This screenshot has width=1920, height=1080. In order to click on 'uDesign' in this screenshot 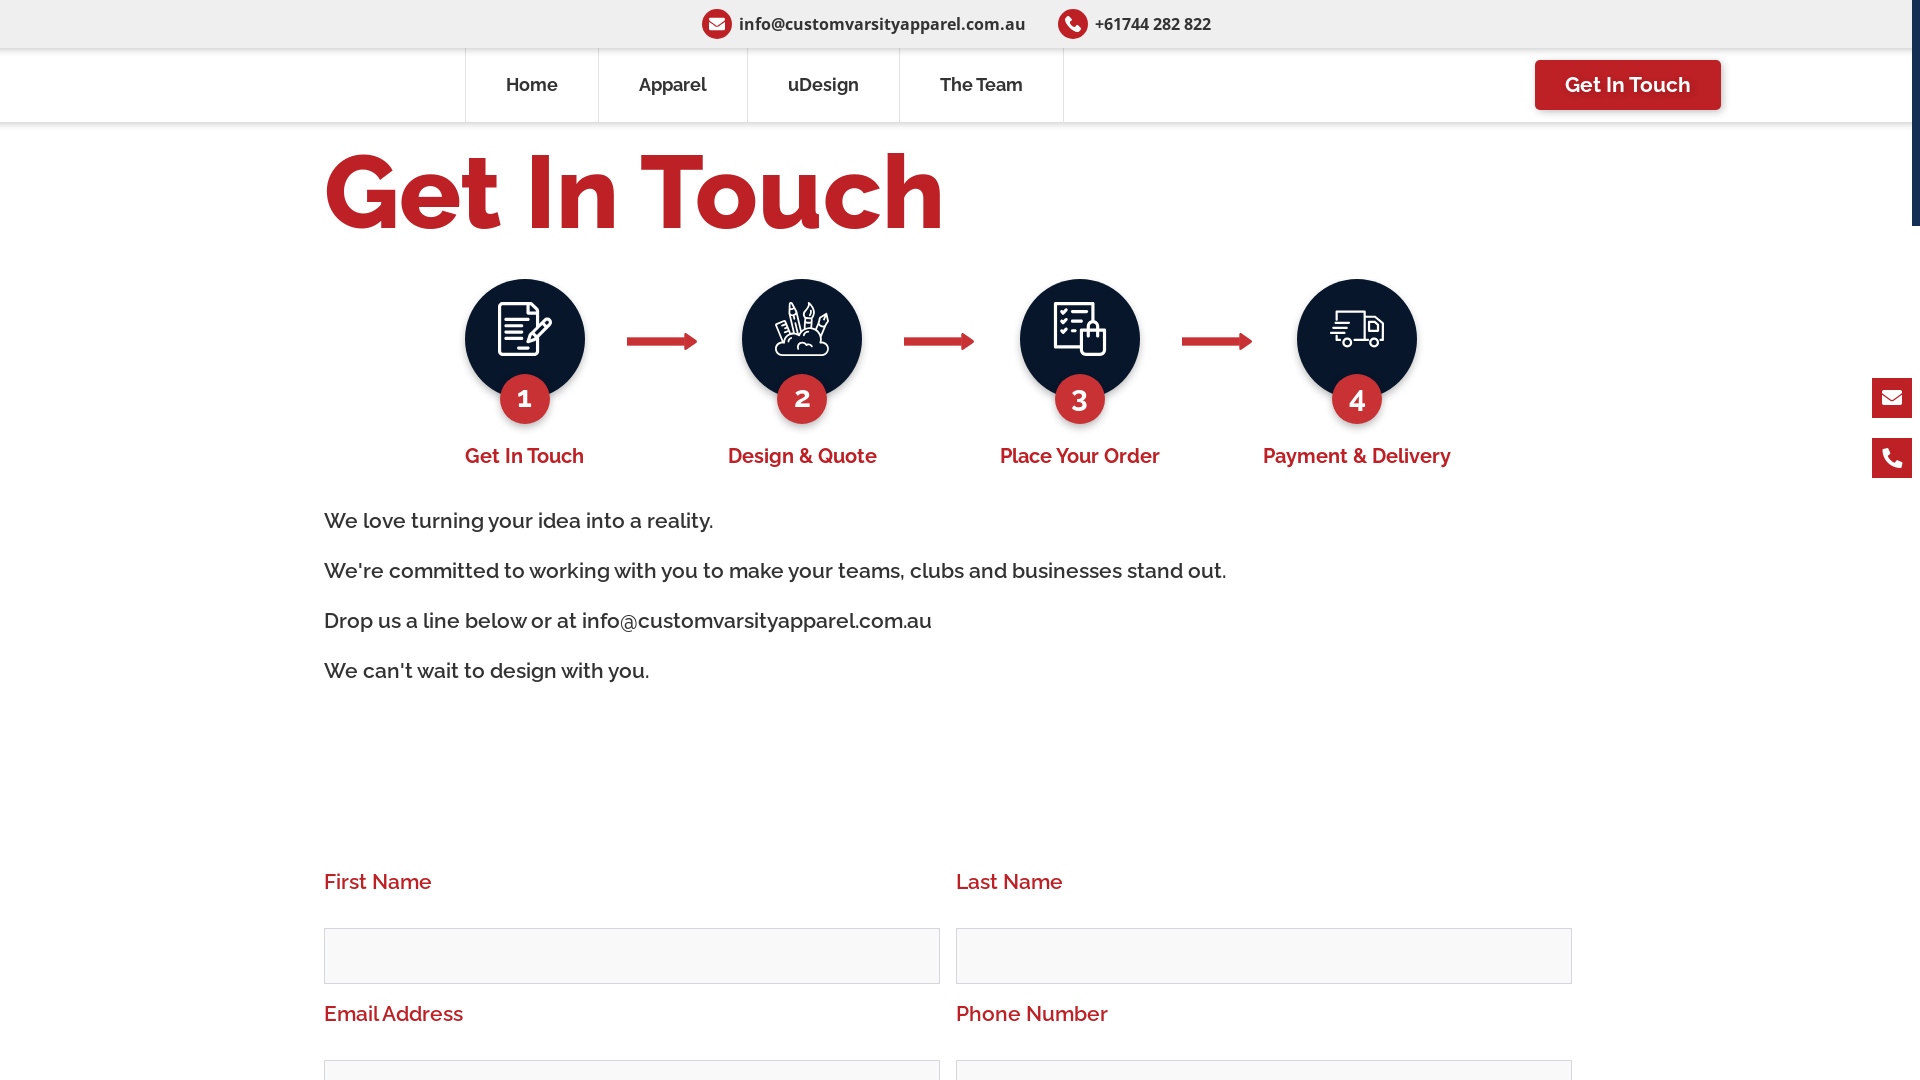, I will do `click(824, 83)`.